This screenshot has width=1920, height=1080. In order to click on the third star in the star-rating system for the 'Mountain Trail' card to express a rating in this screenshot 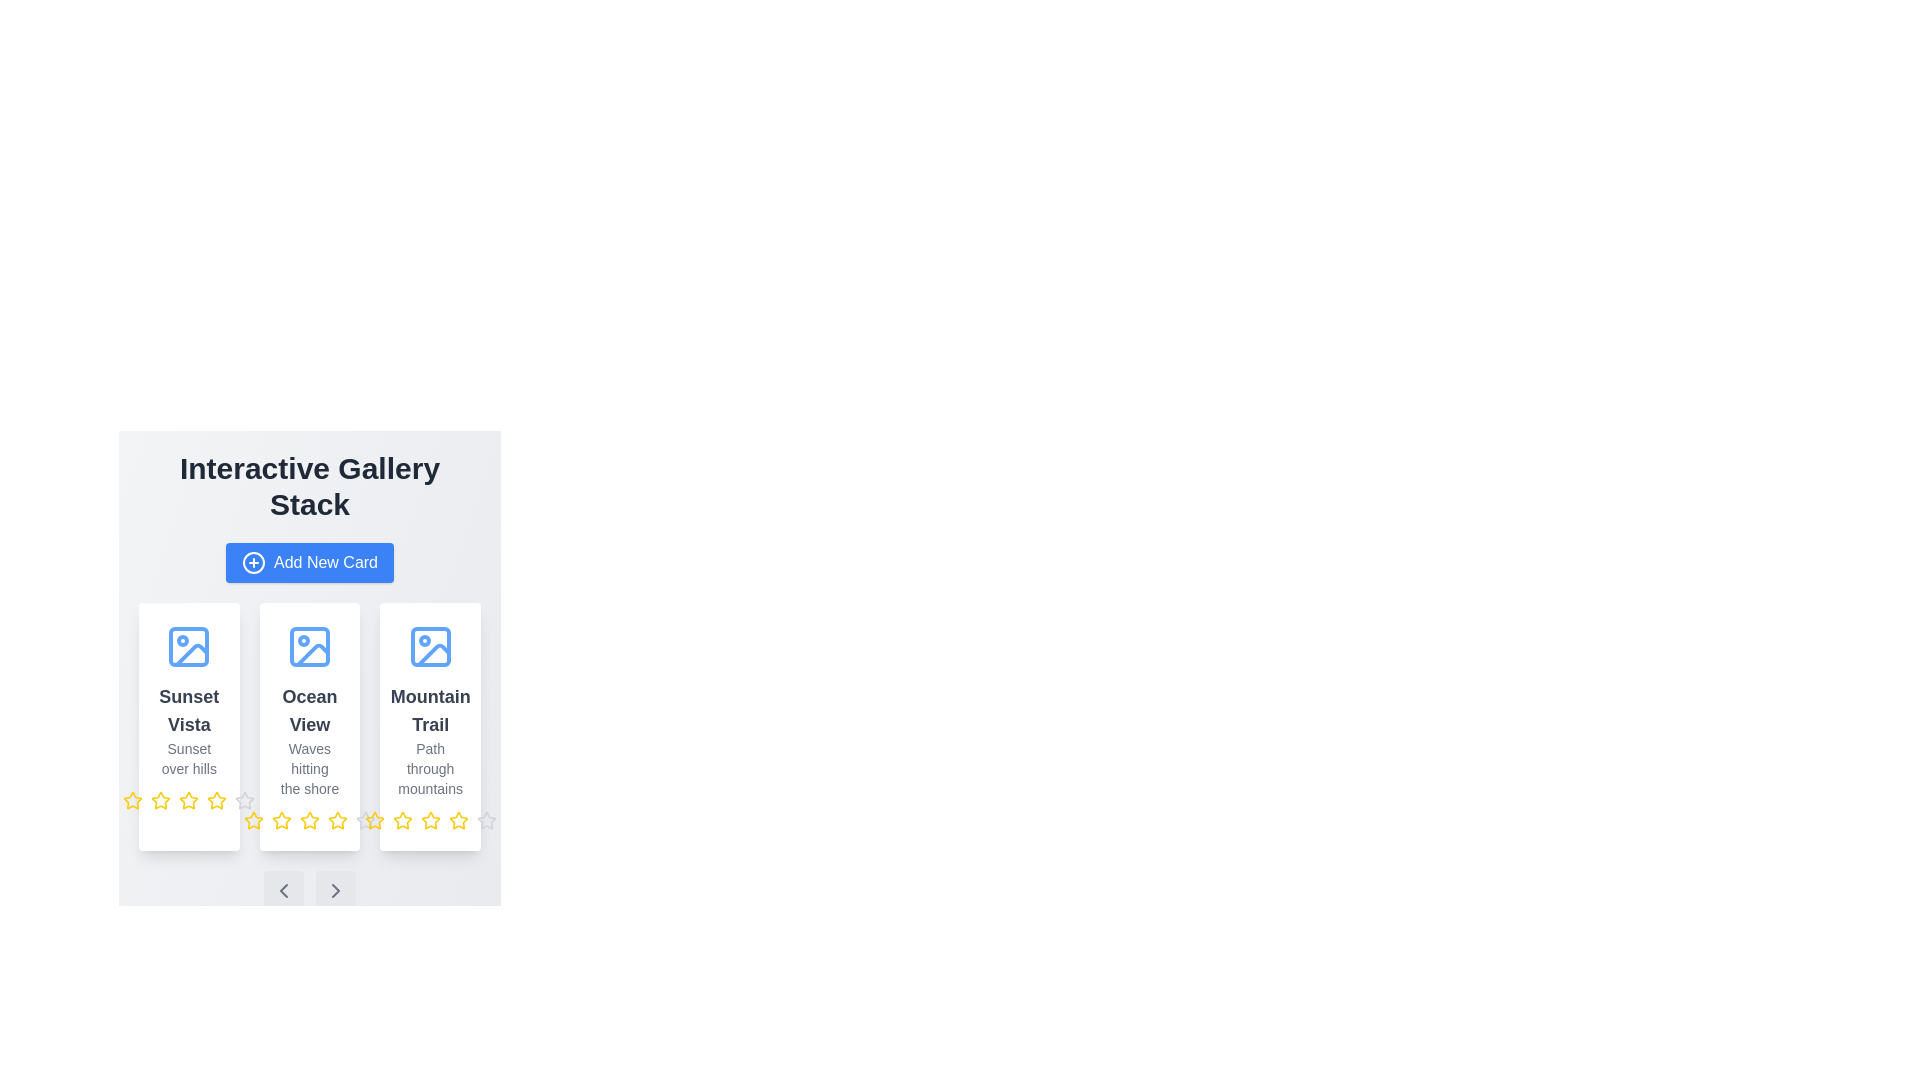, I will do `click(429, 821)`.